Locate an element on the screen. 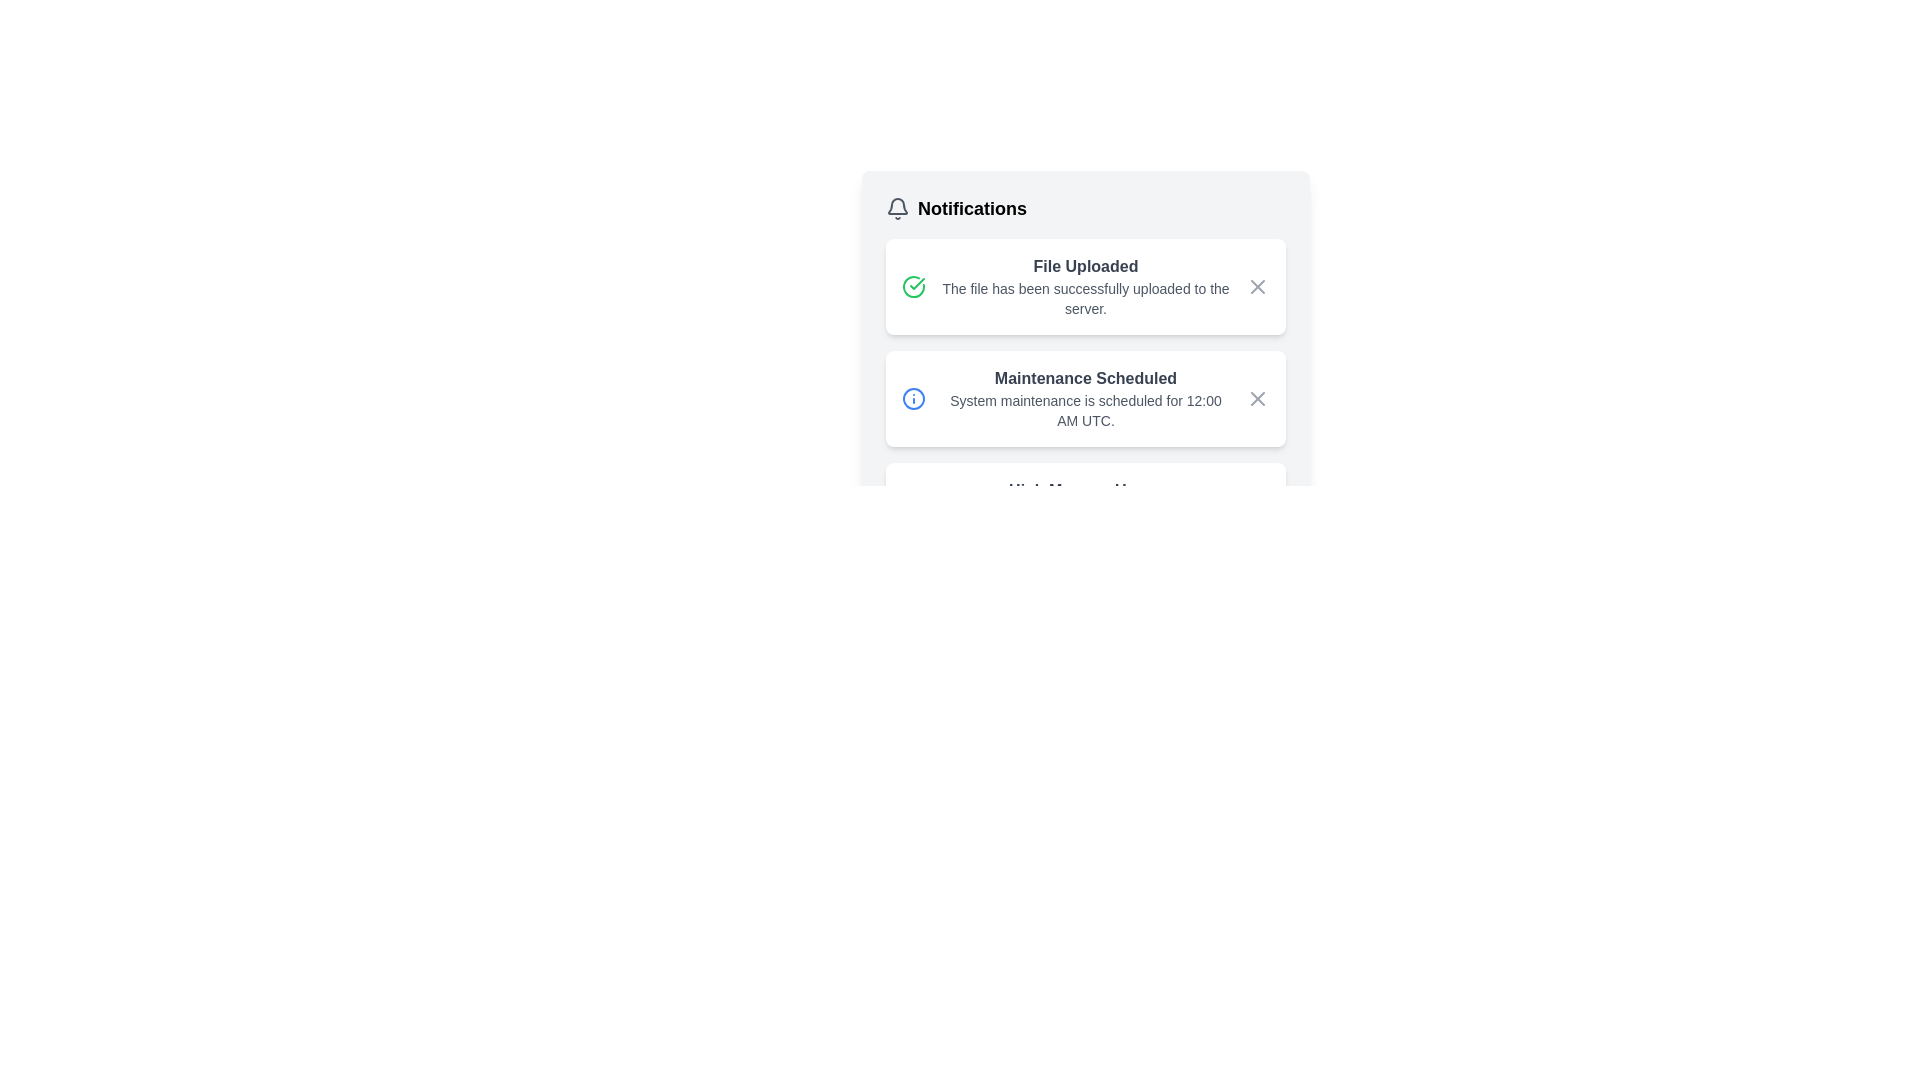  the text label that serves as the title of the notification, summarizing it as 'Maintenance Scheduled', located in the second notification entry in a vertical stack is located at coordinates (1084, 378).